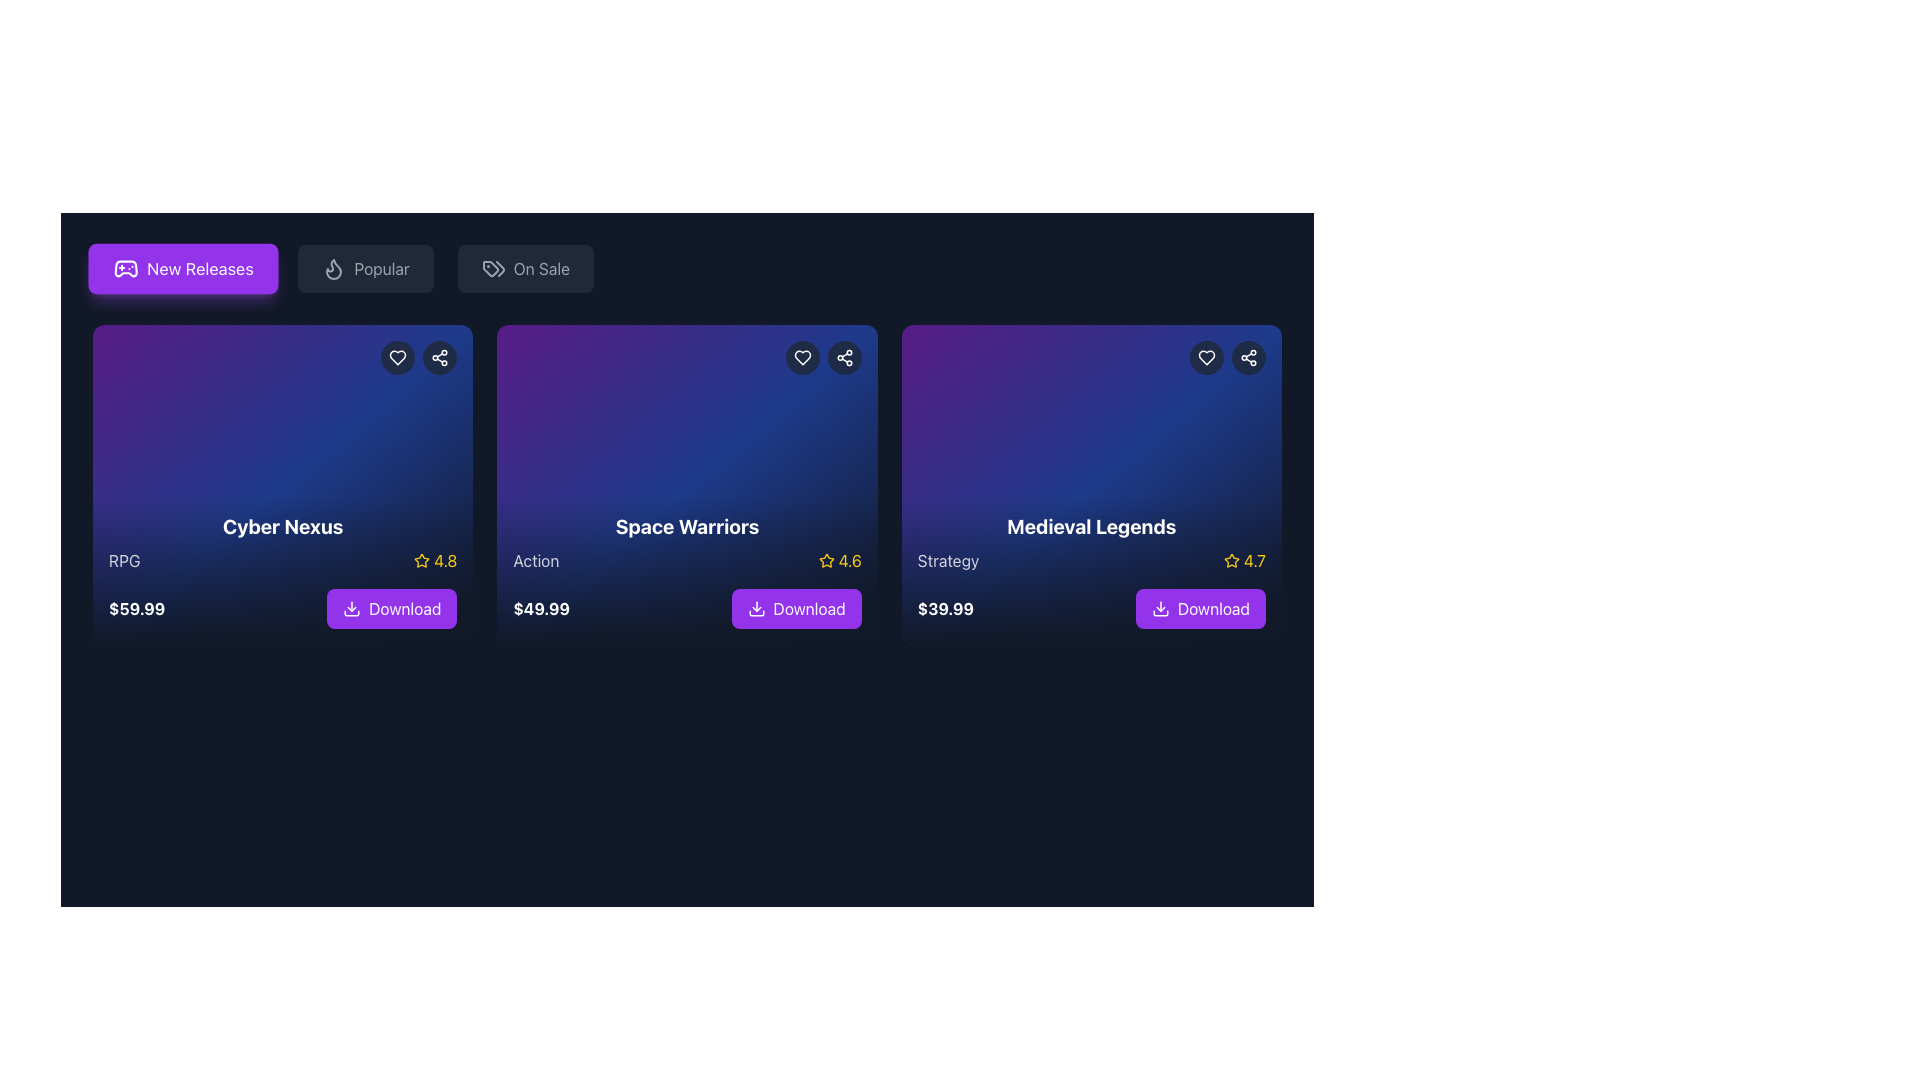 The height and width of the screenshot is (1080, 1920). What do you see at coordinates (282, 526) in the screenshot?
I see `the text label element representing the title 'Cyber Nexus' in the first card of the horizontally aligned list` at bounding box center [282, 526].